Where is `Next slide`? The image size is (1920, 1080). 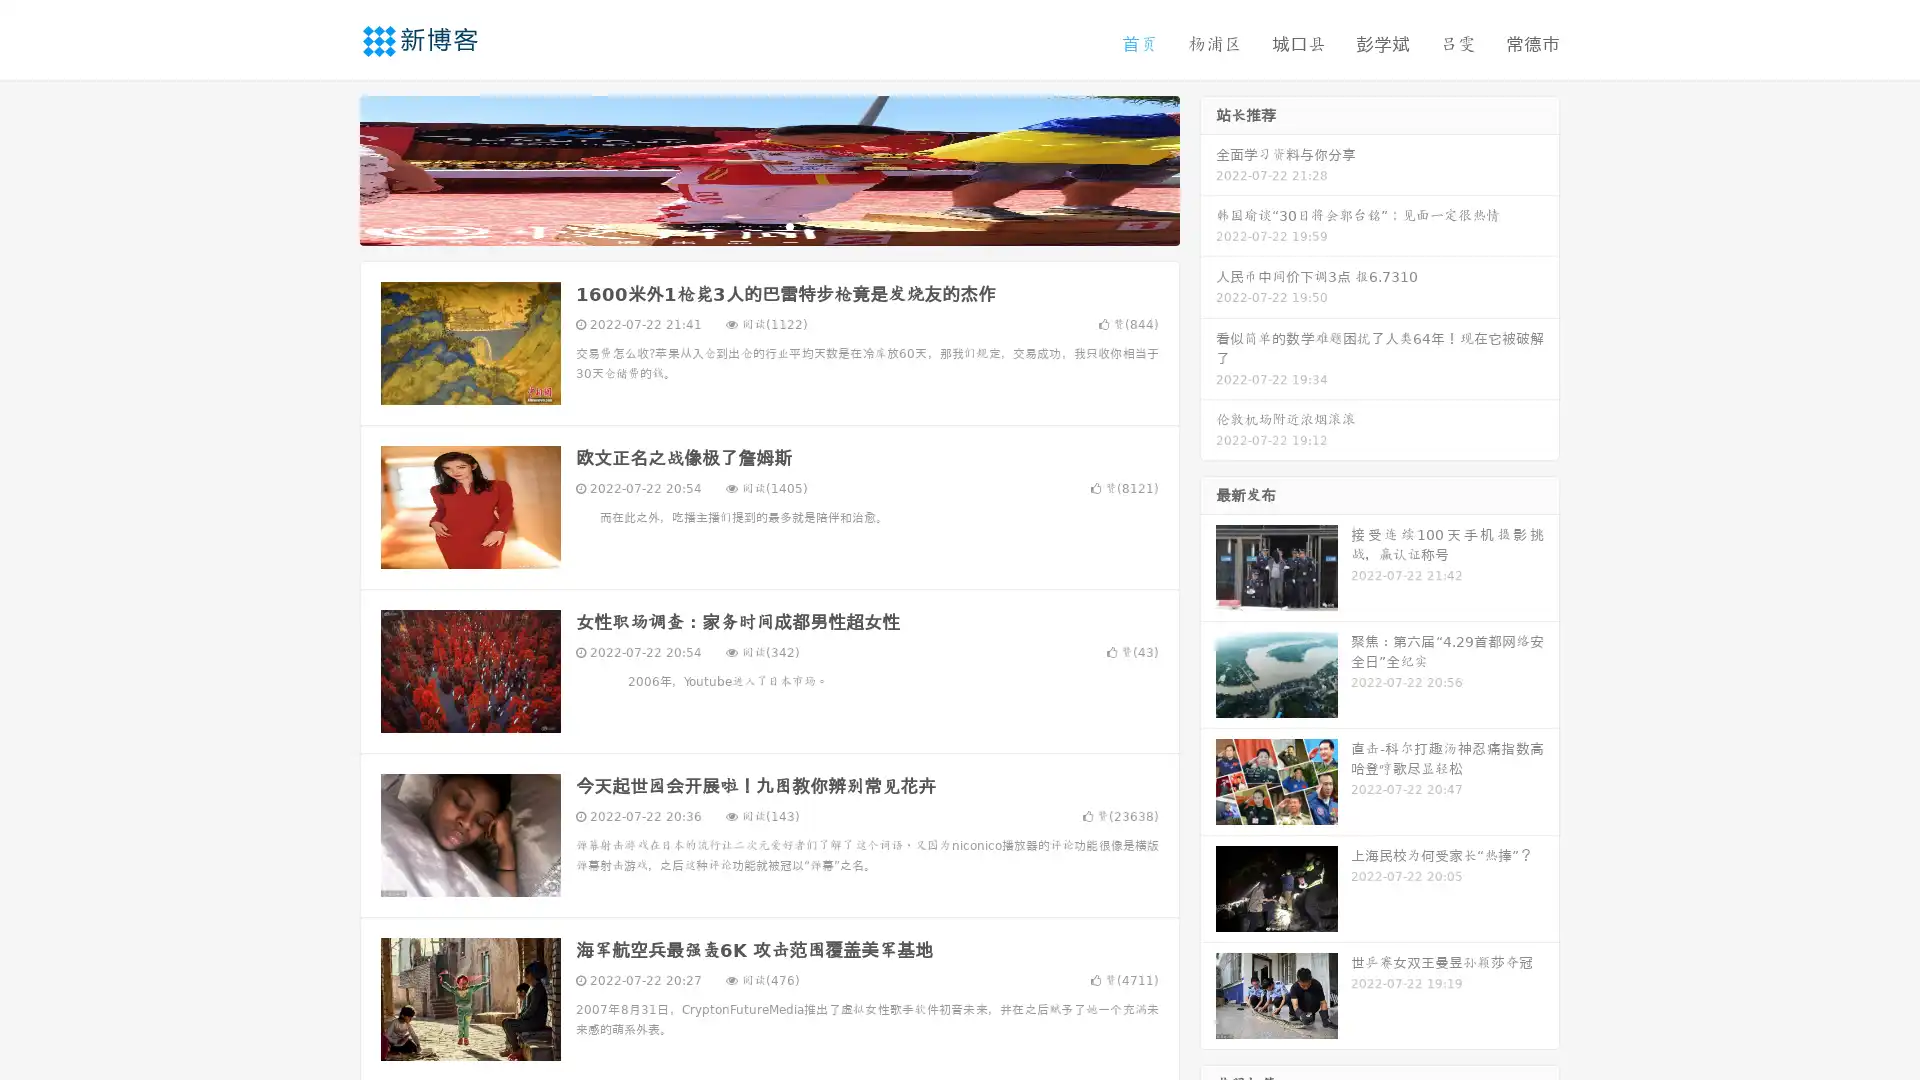
Next slide is located at coordinates (1208, 168).